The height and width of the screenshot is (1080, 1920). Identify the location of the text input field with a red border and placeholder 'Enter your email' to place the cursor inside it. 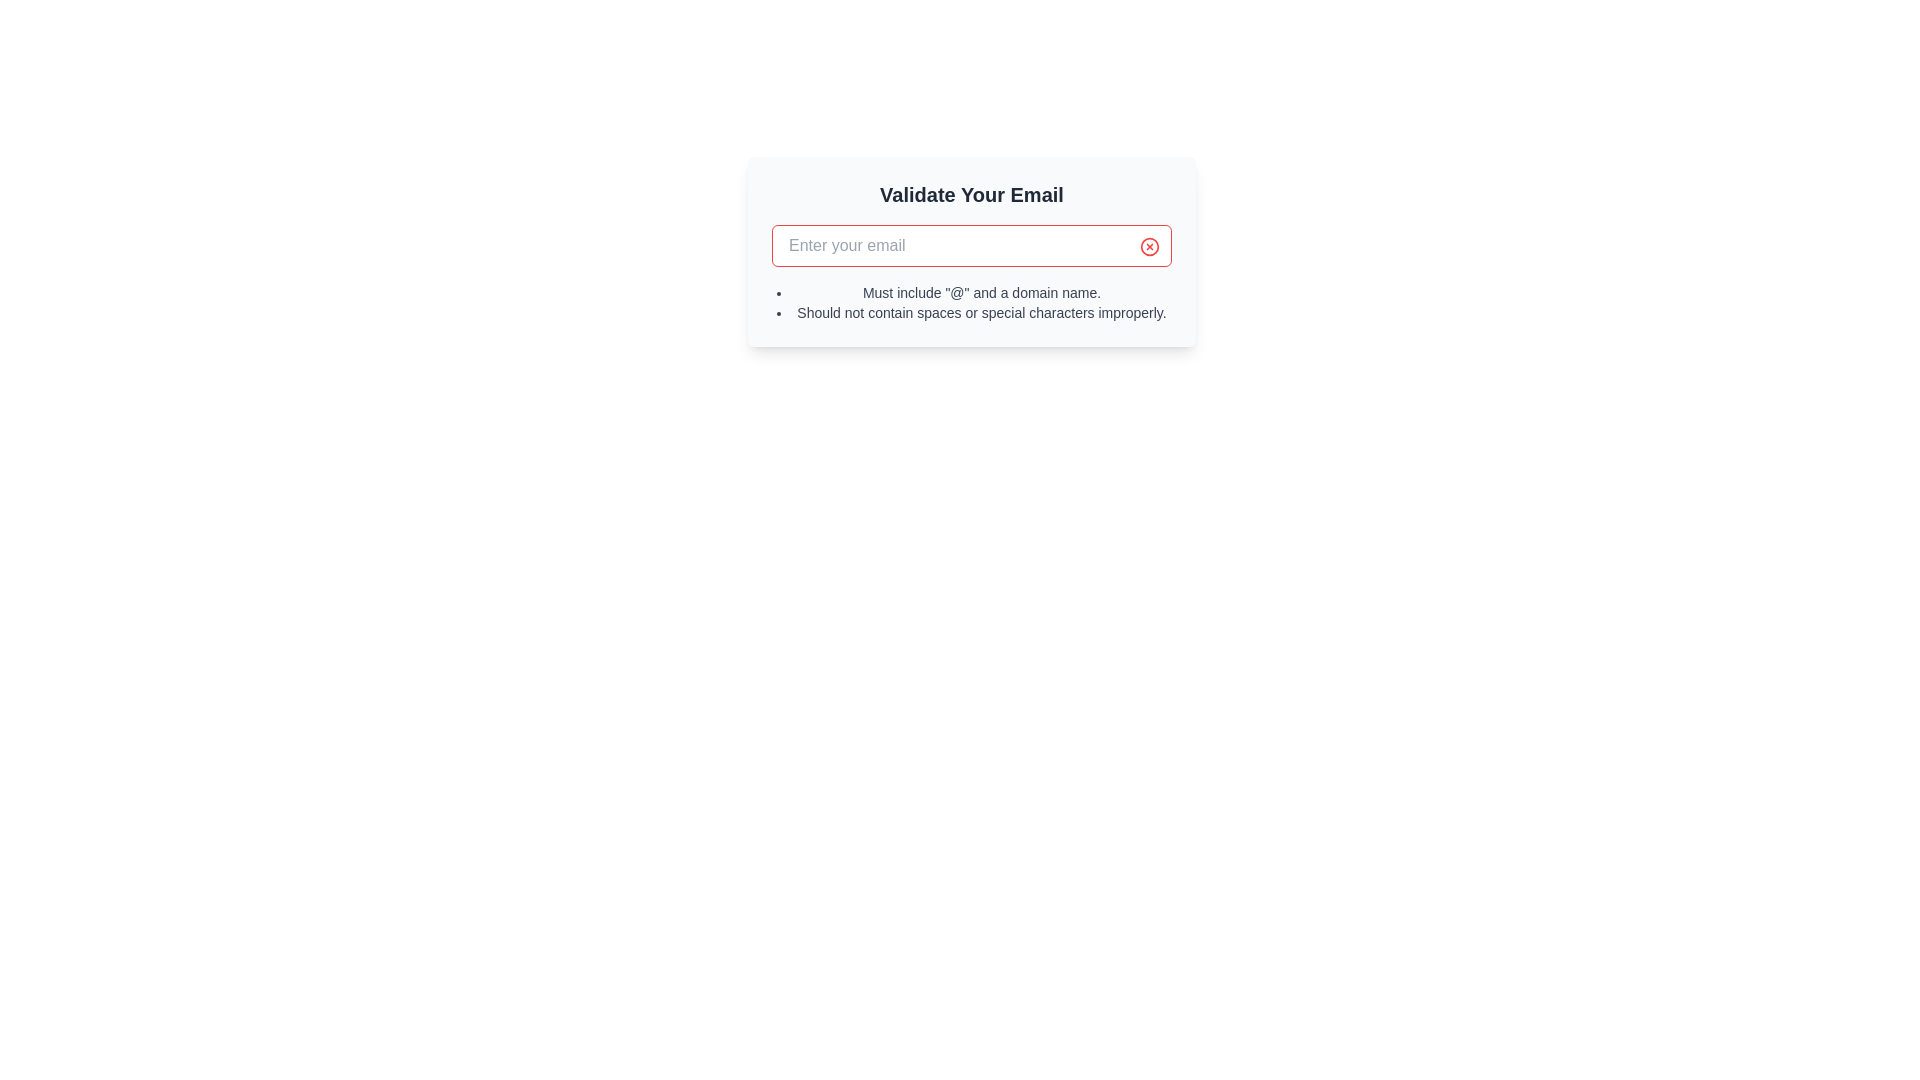
(971, 245).